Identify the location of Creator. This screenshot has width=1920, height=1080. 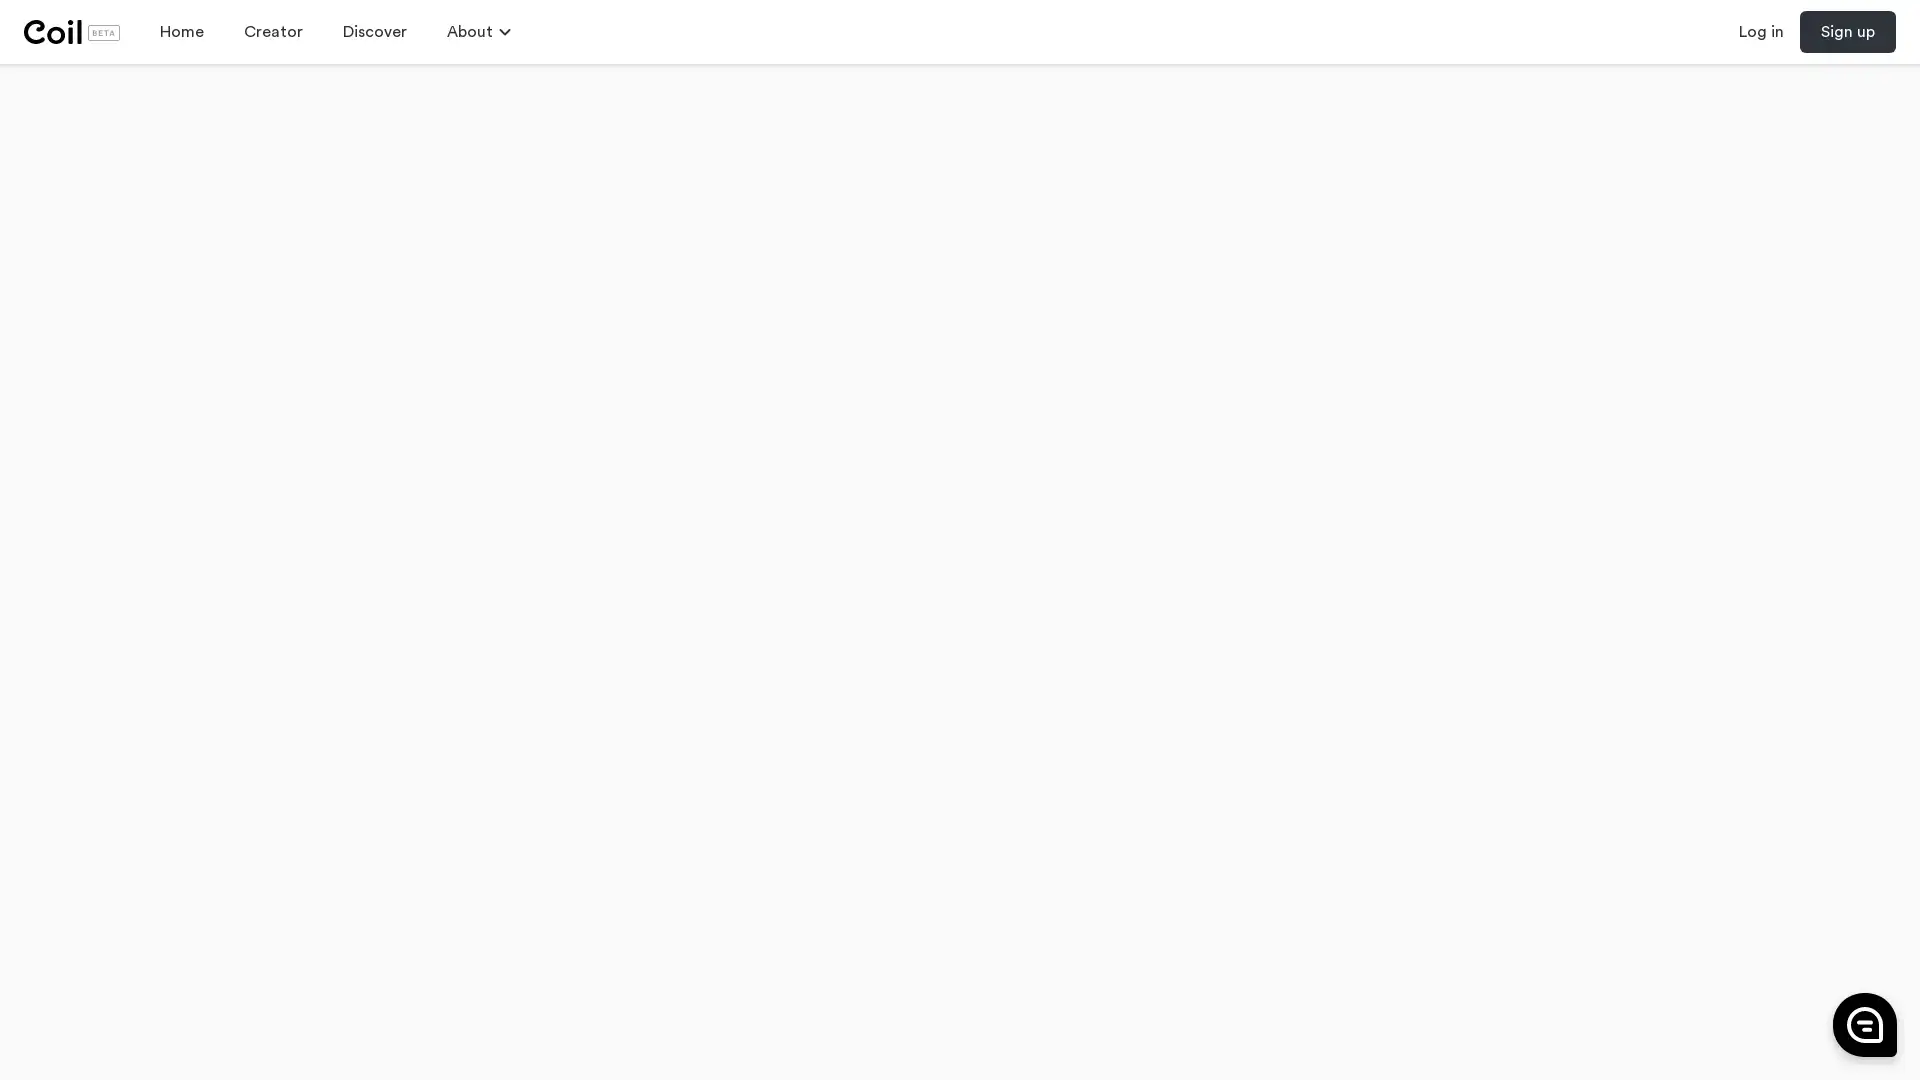
(272, 31).